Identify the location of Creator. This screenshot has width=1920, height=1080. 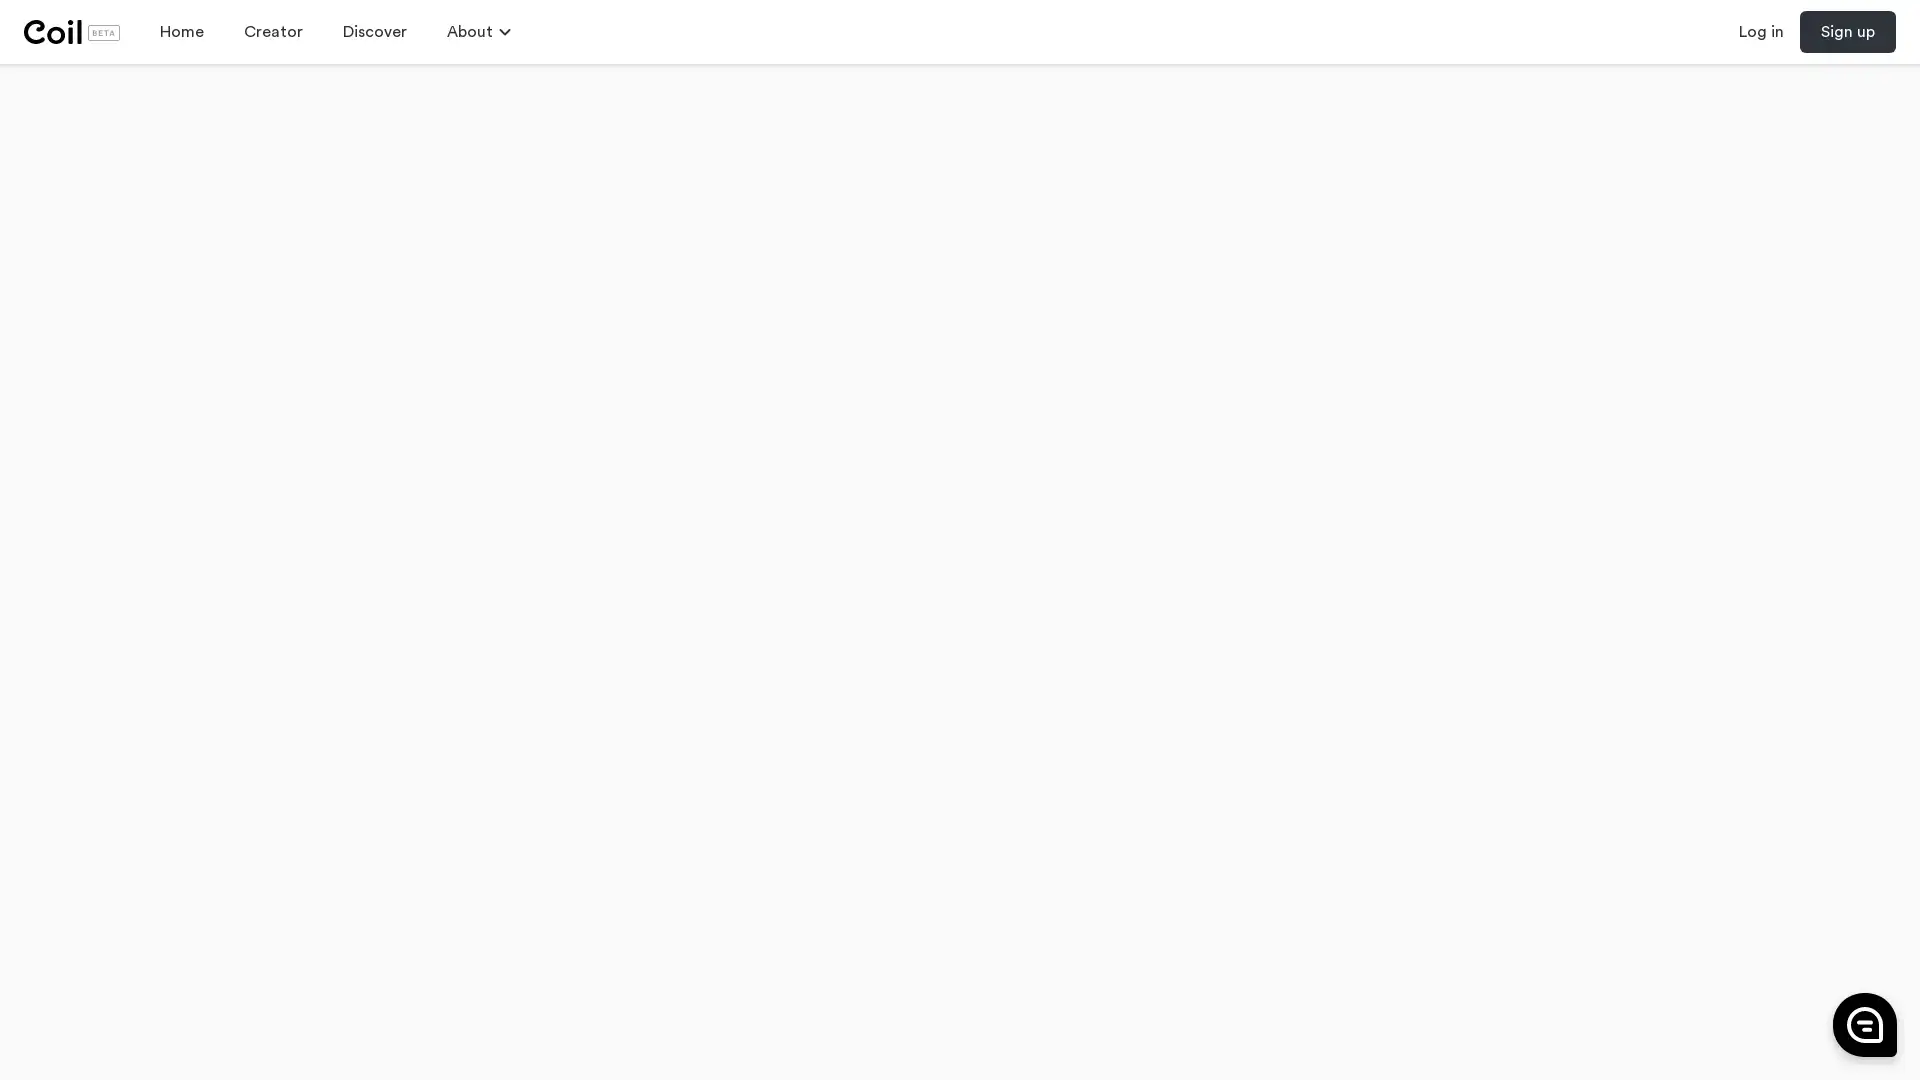
(272, 31).